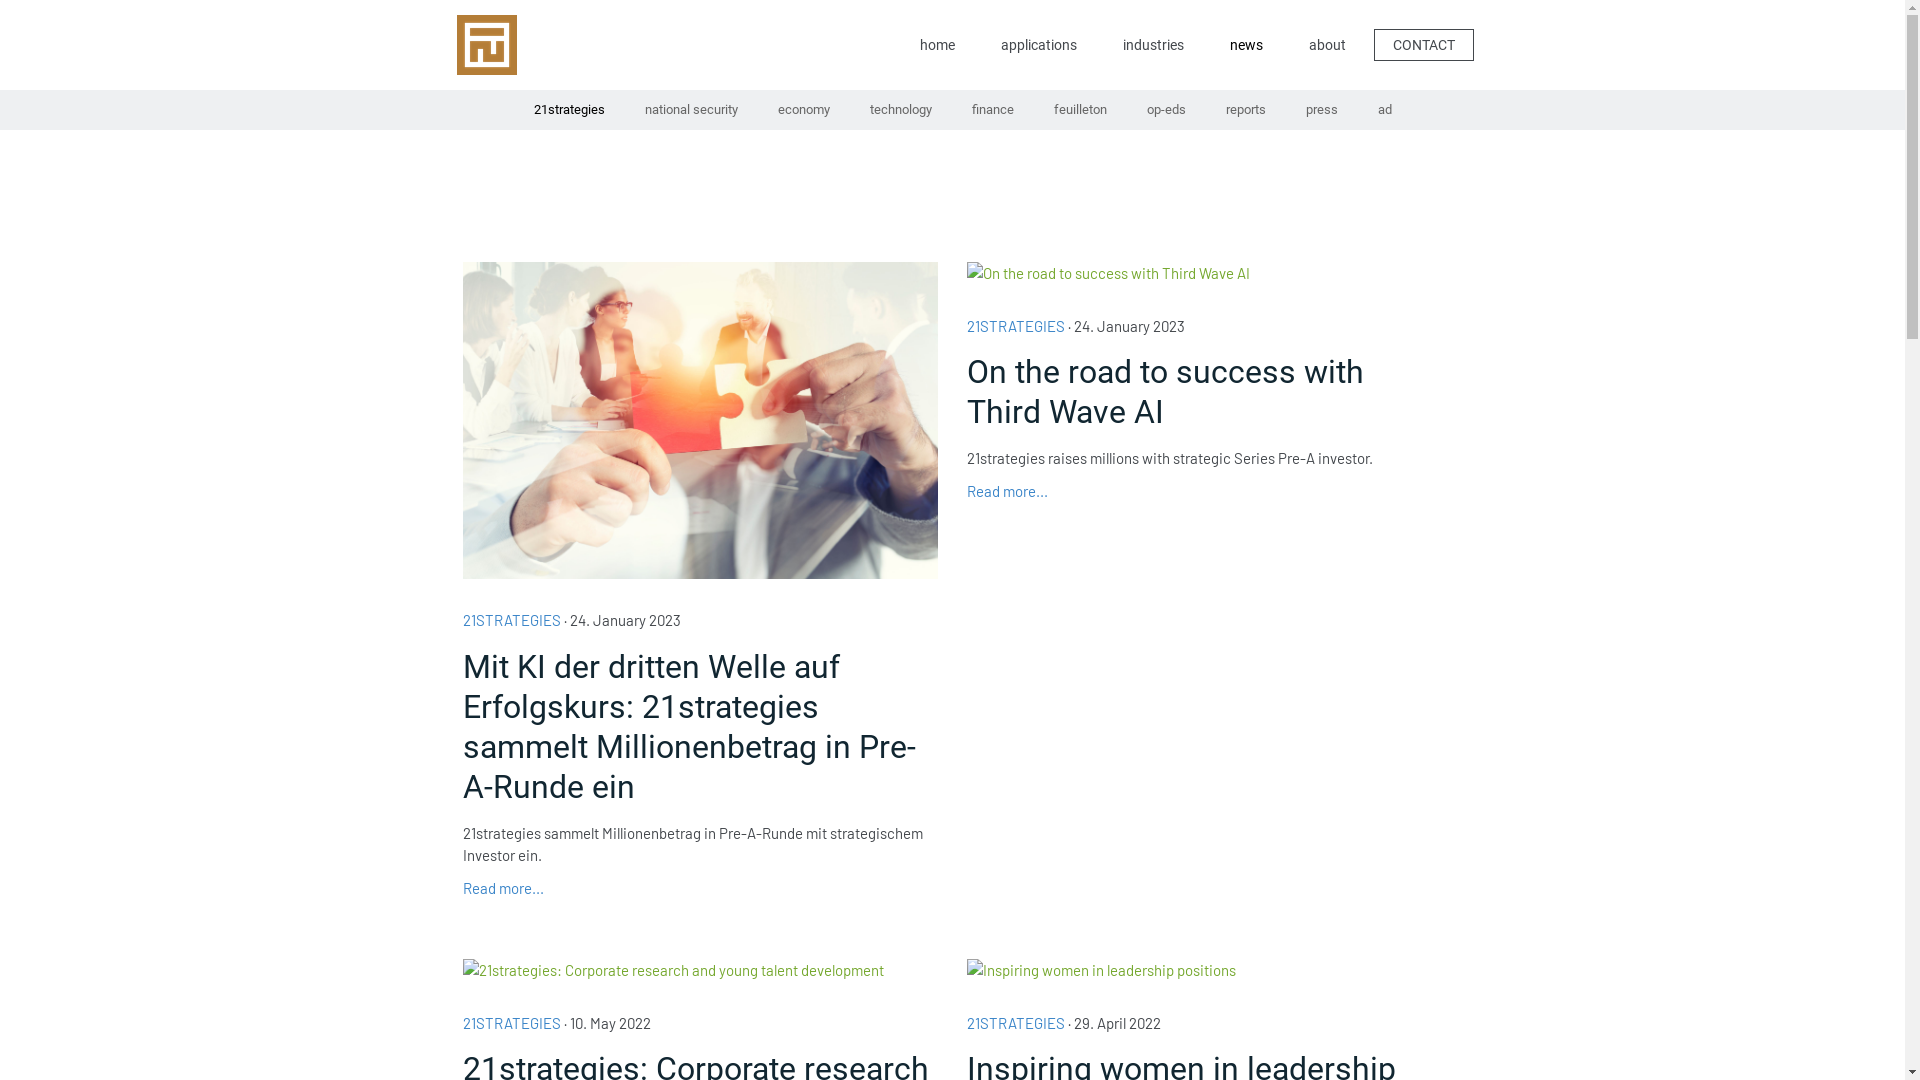 The height and width of the screenshot is (1080, 1920). What do you see at coordinates (1210, 45) in the screenshot?
I see `'news'` at bounding box center [1210, 45].